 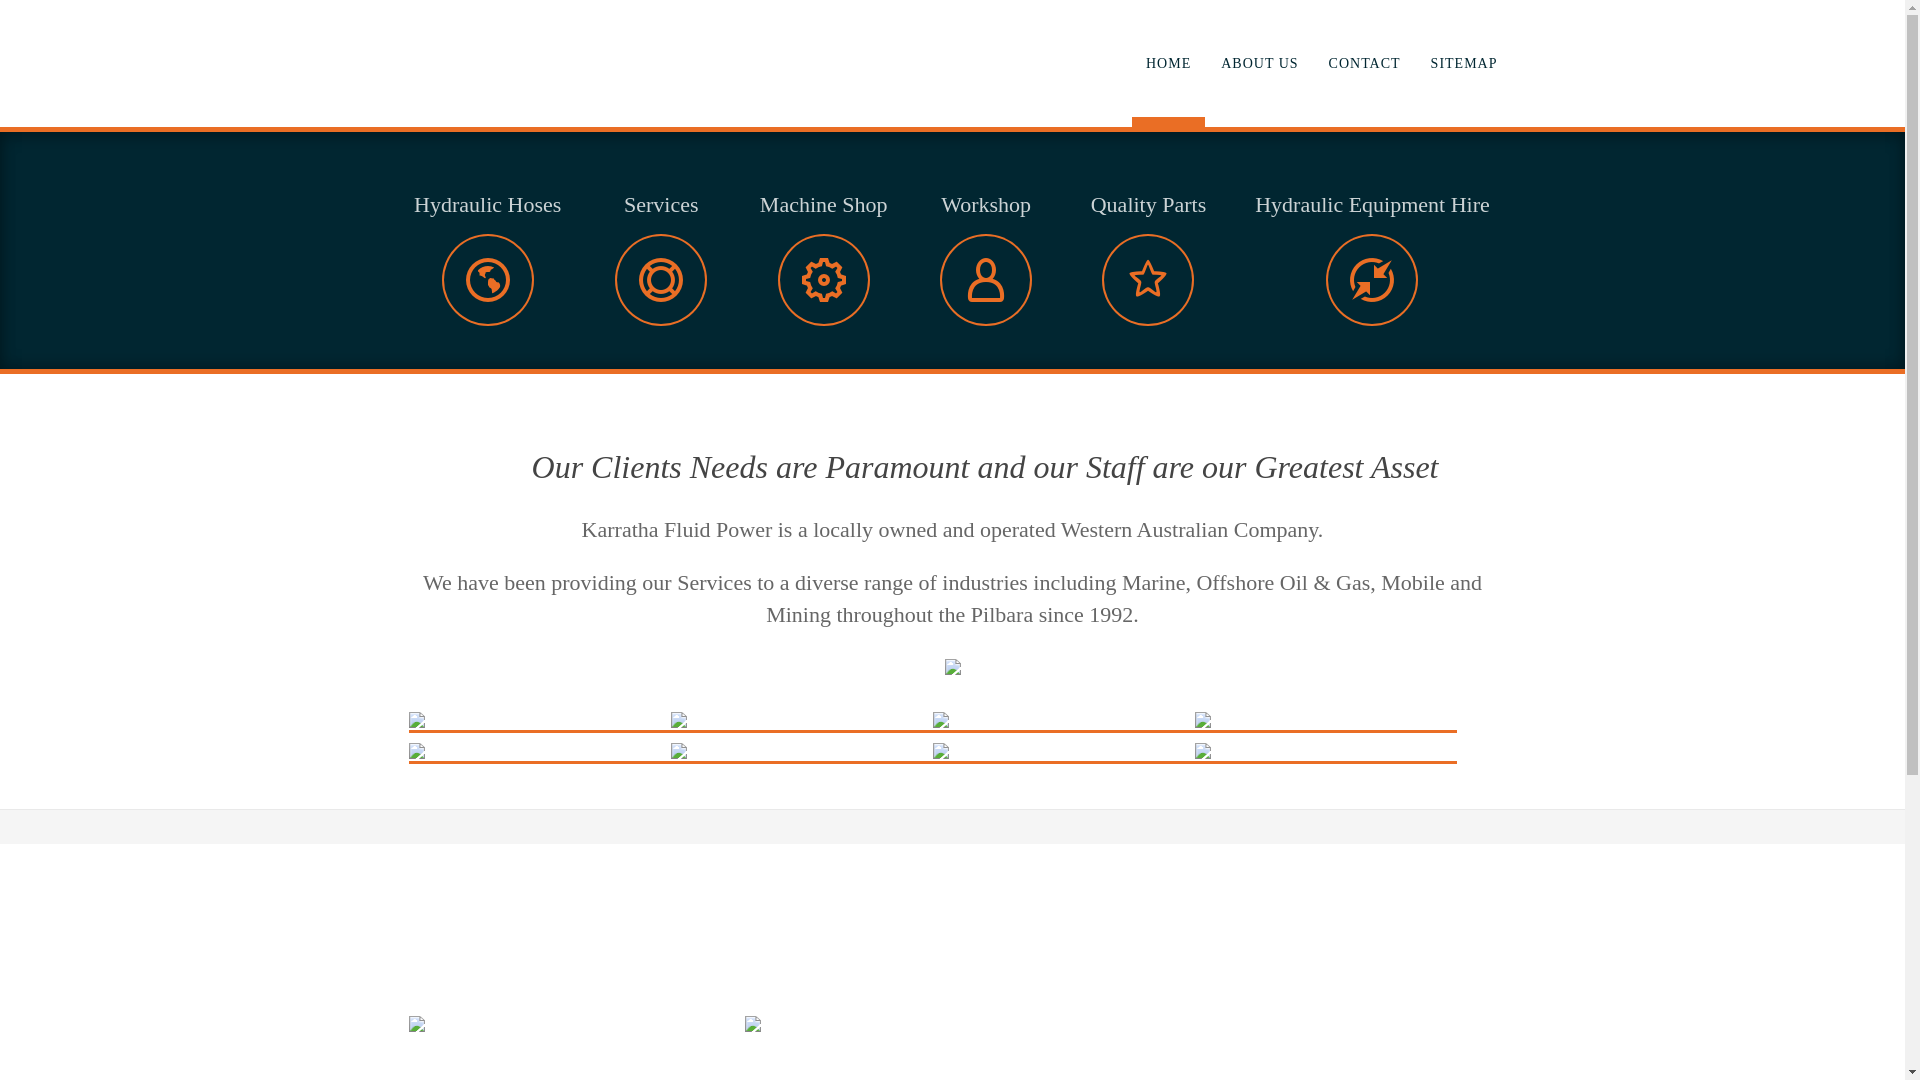 I want to click on 'Prev', so click(x=42, y=66).